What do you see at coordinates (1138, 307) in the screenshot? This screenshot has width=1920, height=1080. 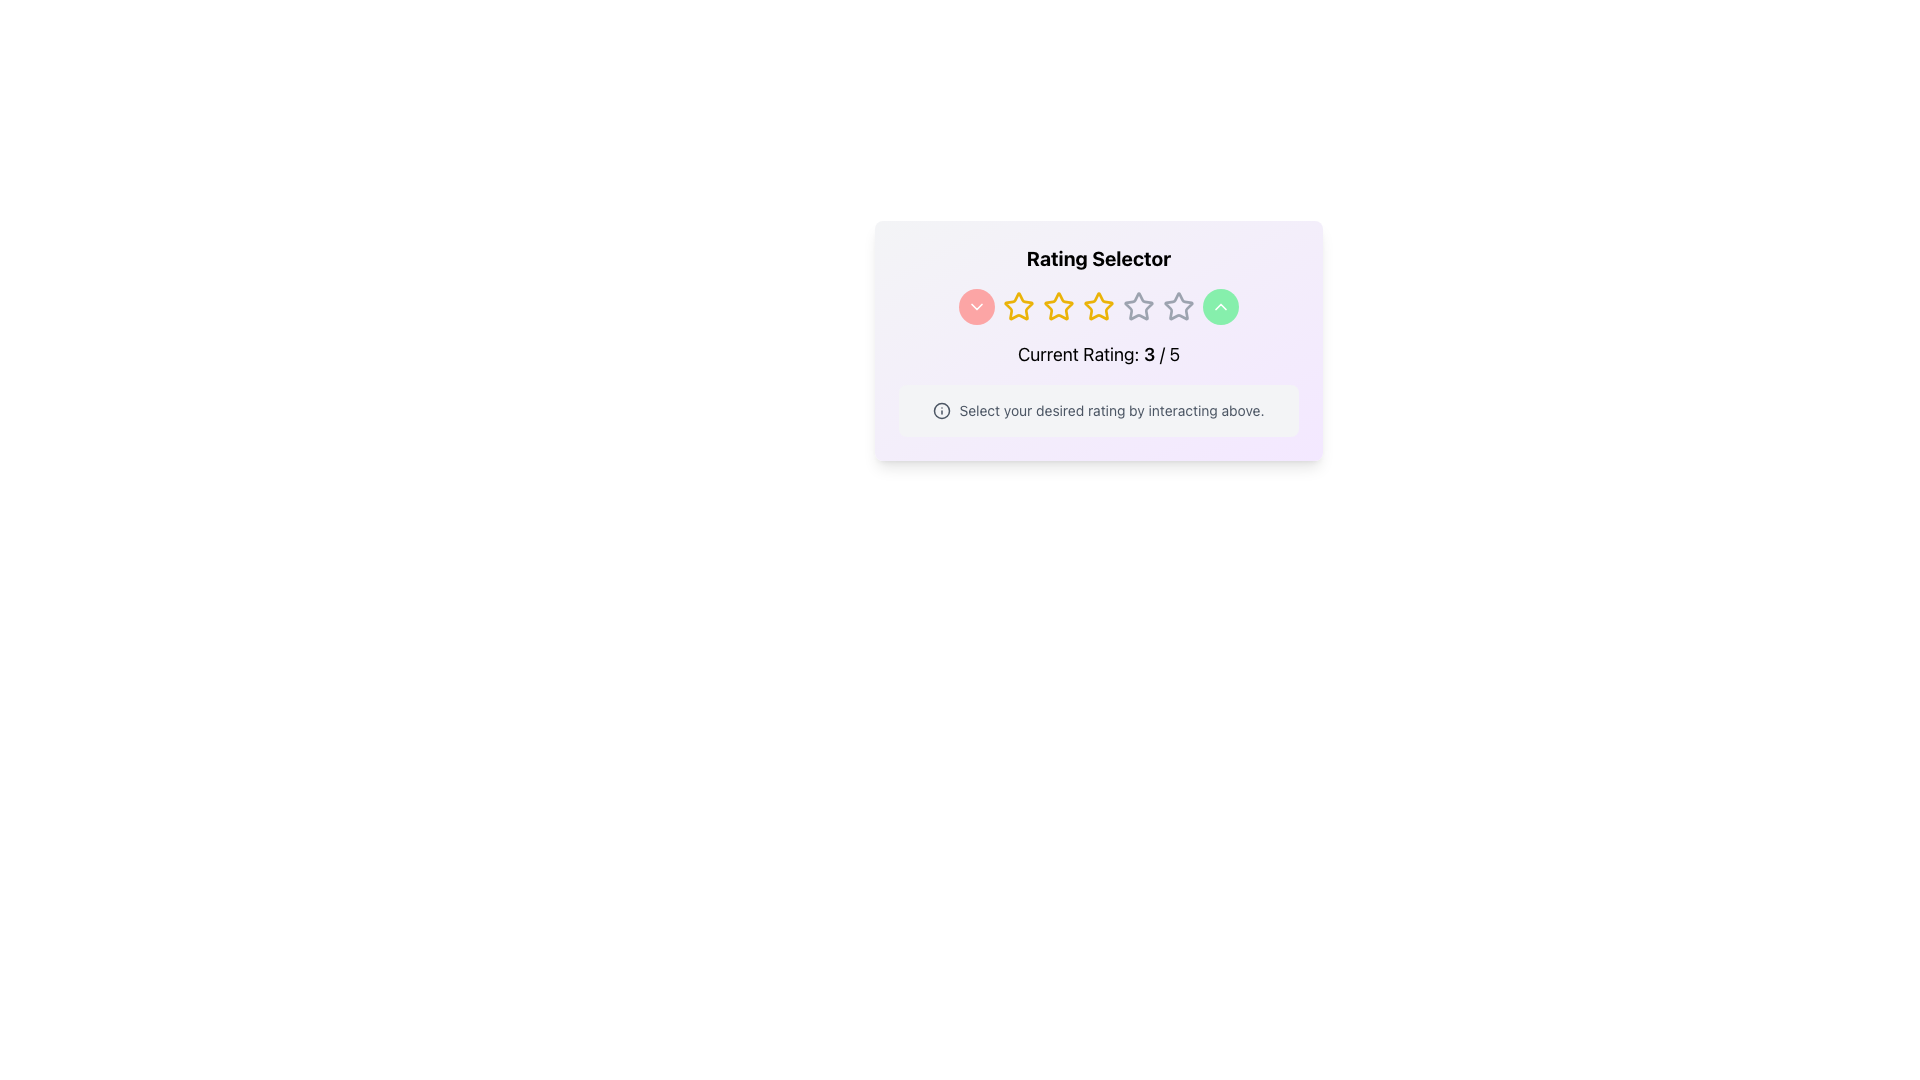 I see `the fourth star icon in a row of five stars, which represents a rating level, located near the top-center of the layout` at bounding box center [1138, 307].